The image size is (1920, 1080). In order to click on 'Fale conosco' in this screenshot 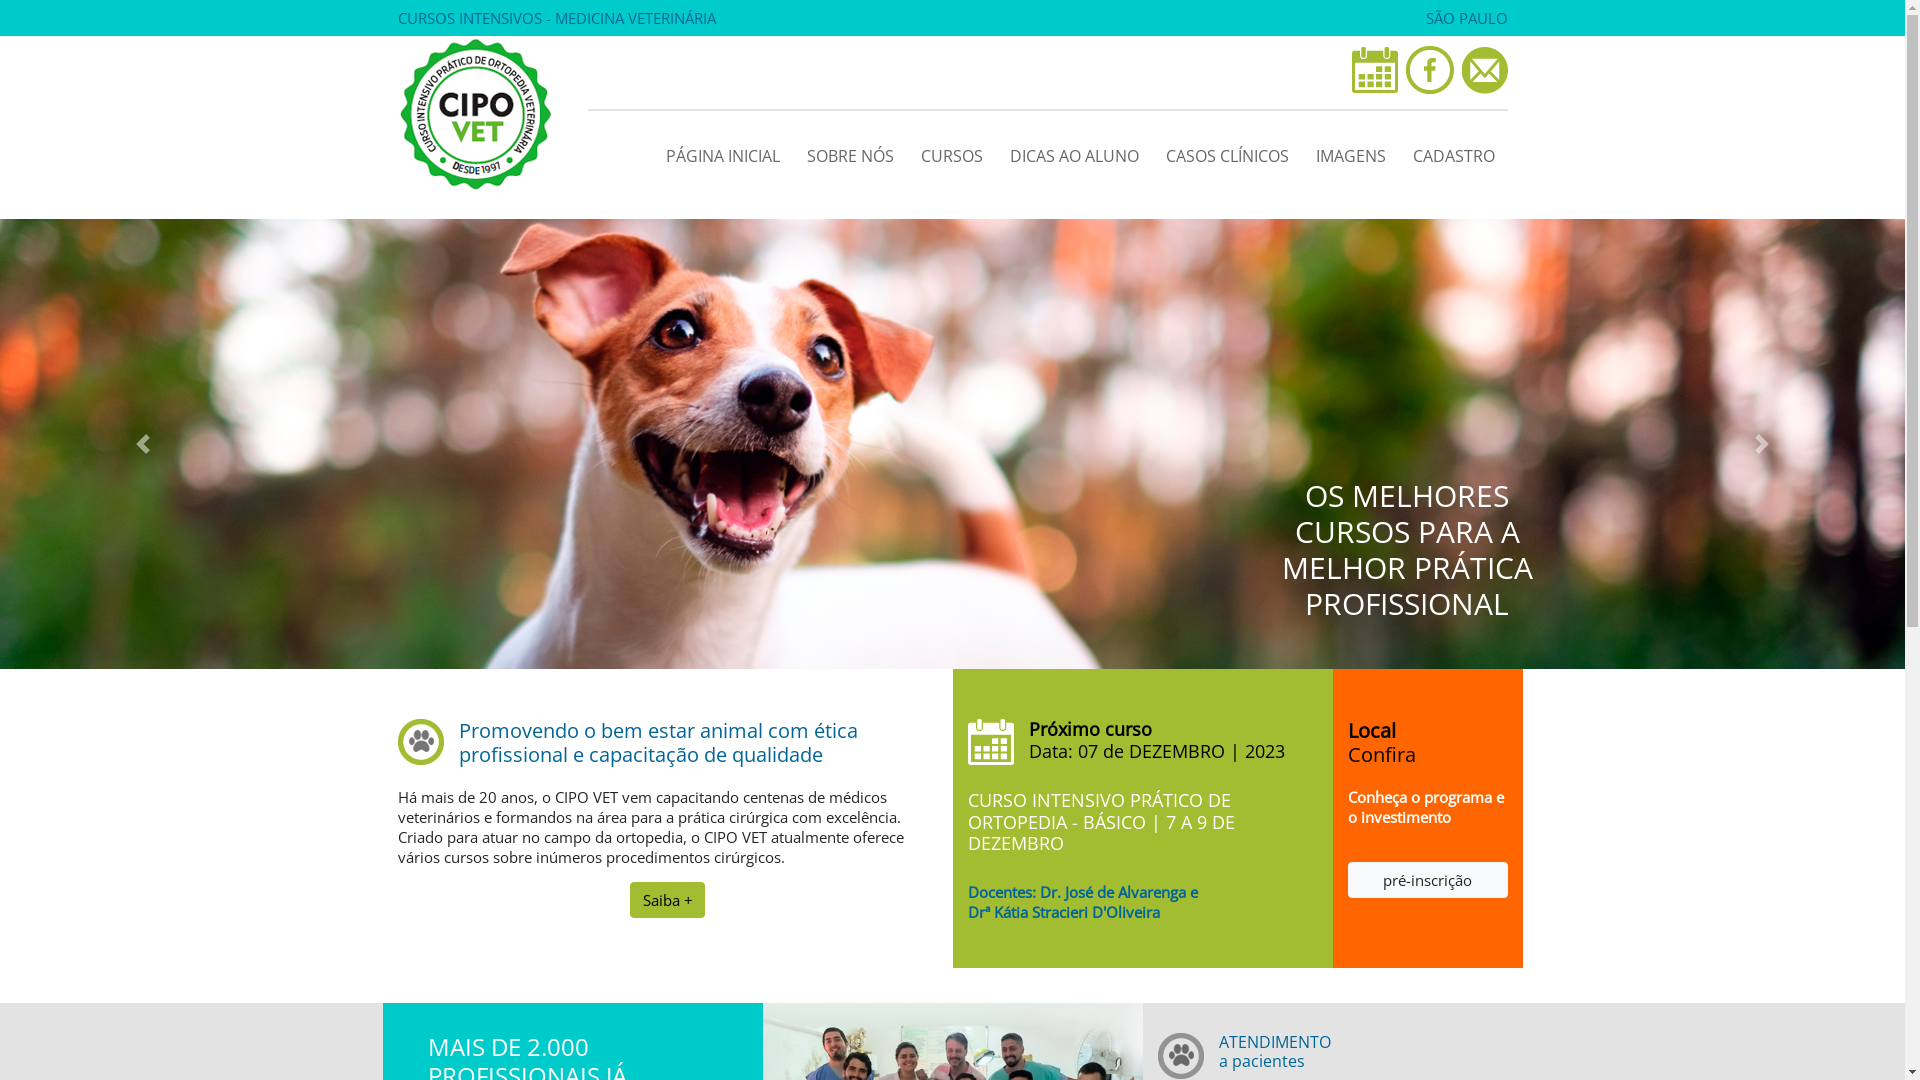, I will do `click(1484, 68)`.